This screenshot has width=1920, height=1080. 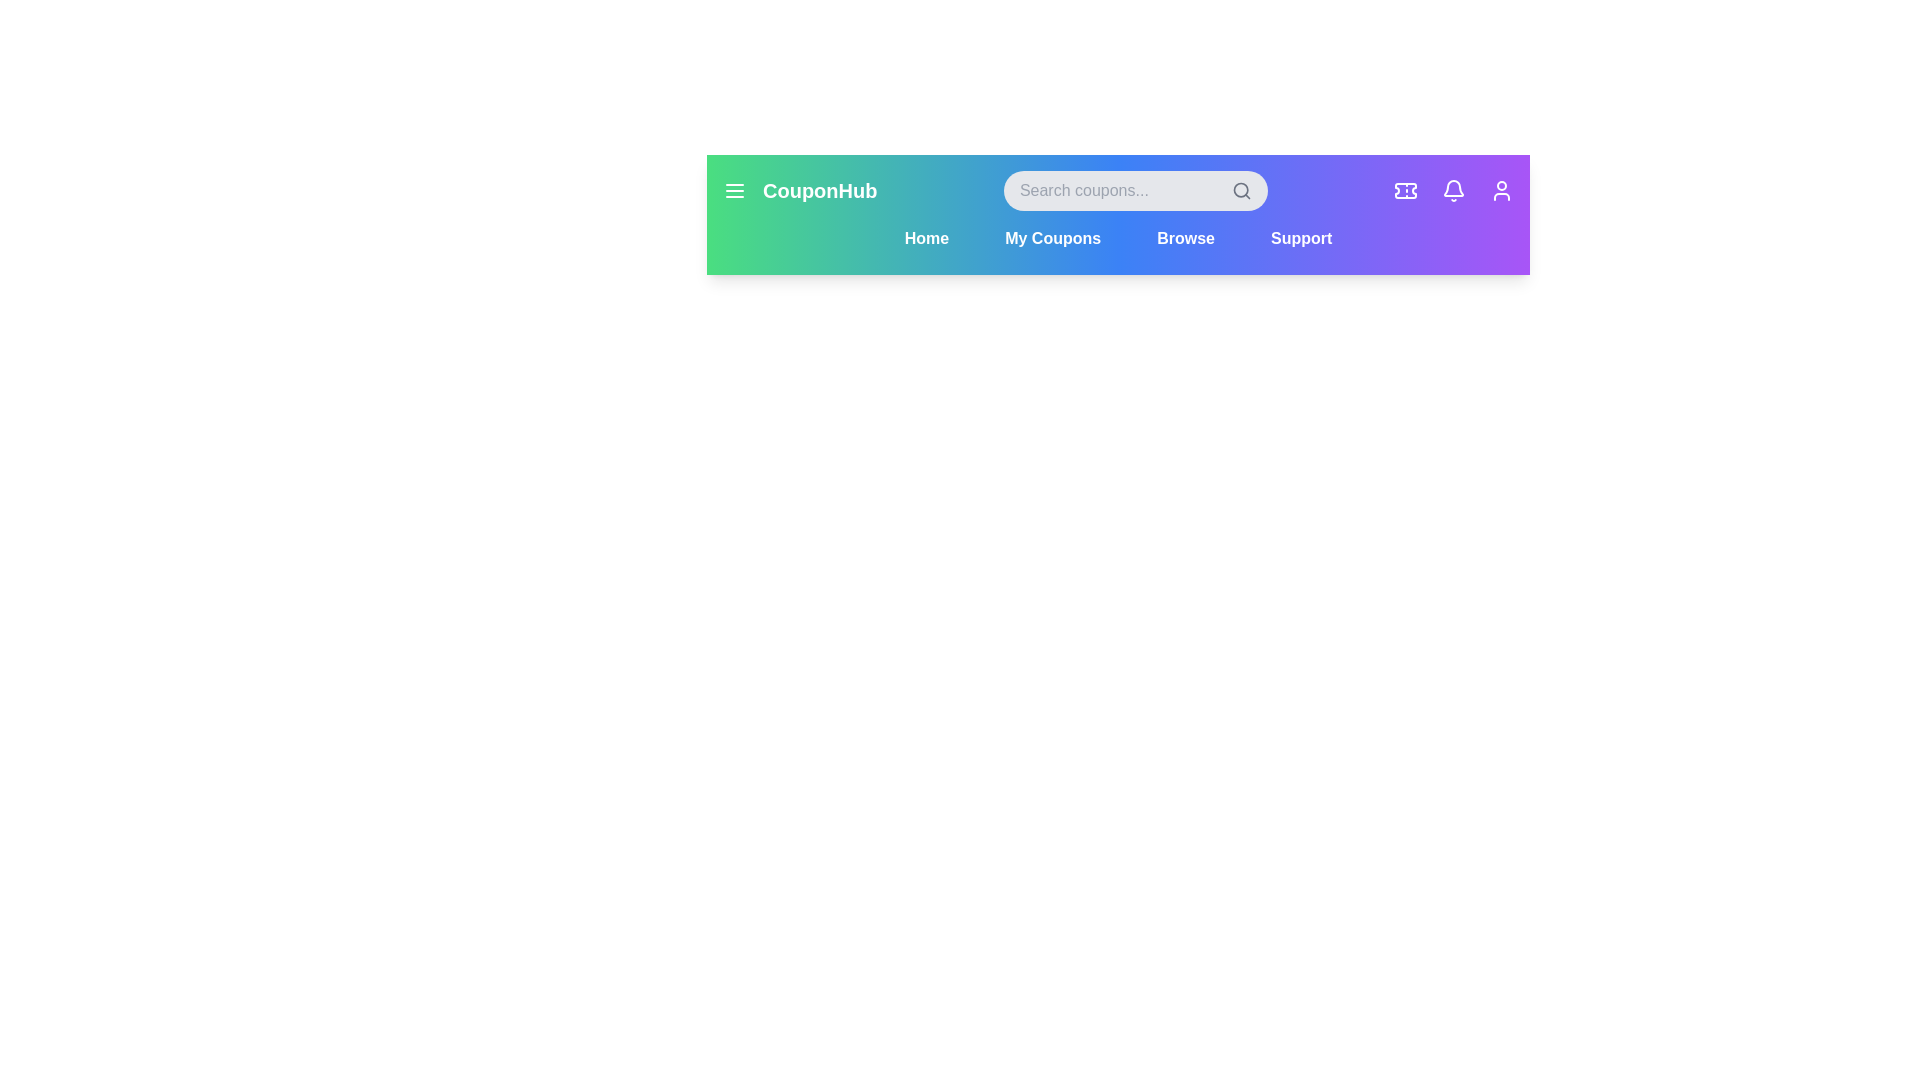 What do you see at coordinates (1185, 238) in the screenshot?
I see `the navigation button labeled Browse` at bounding box center [1185, 238].